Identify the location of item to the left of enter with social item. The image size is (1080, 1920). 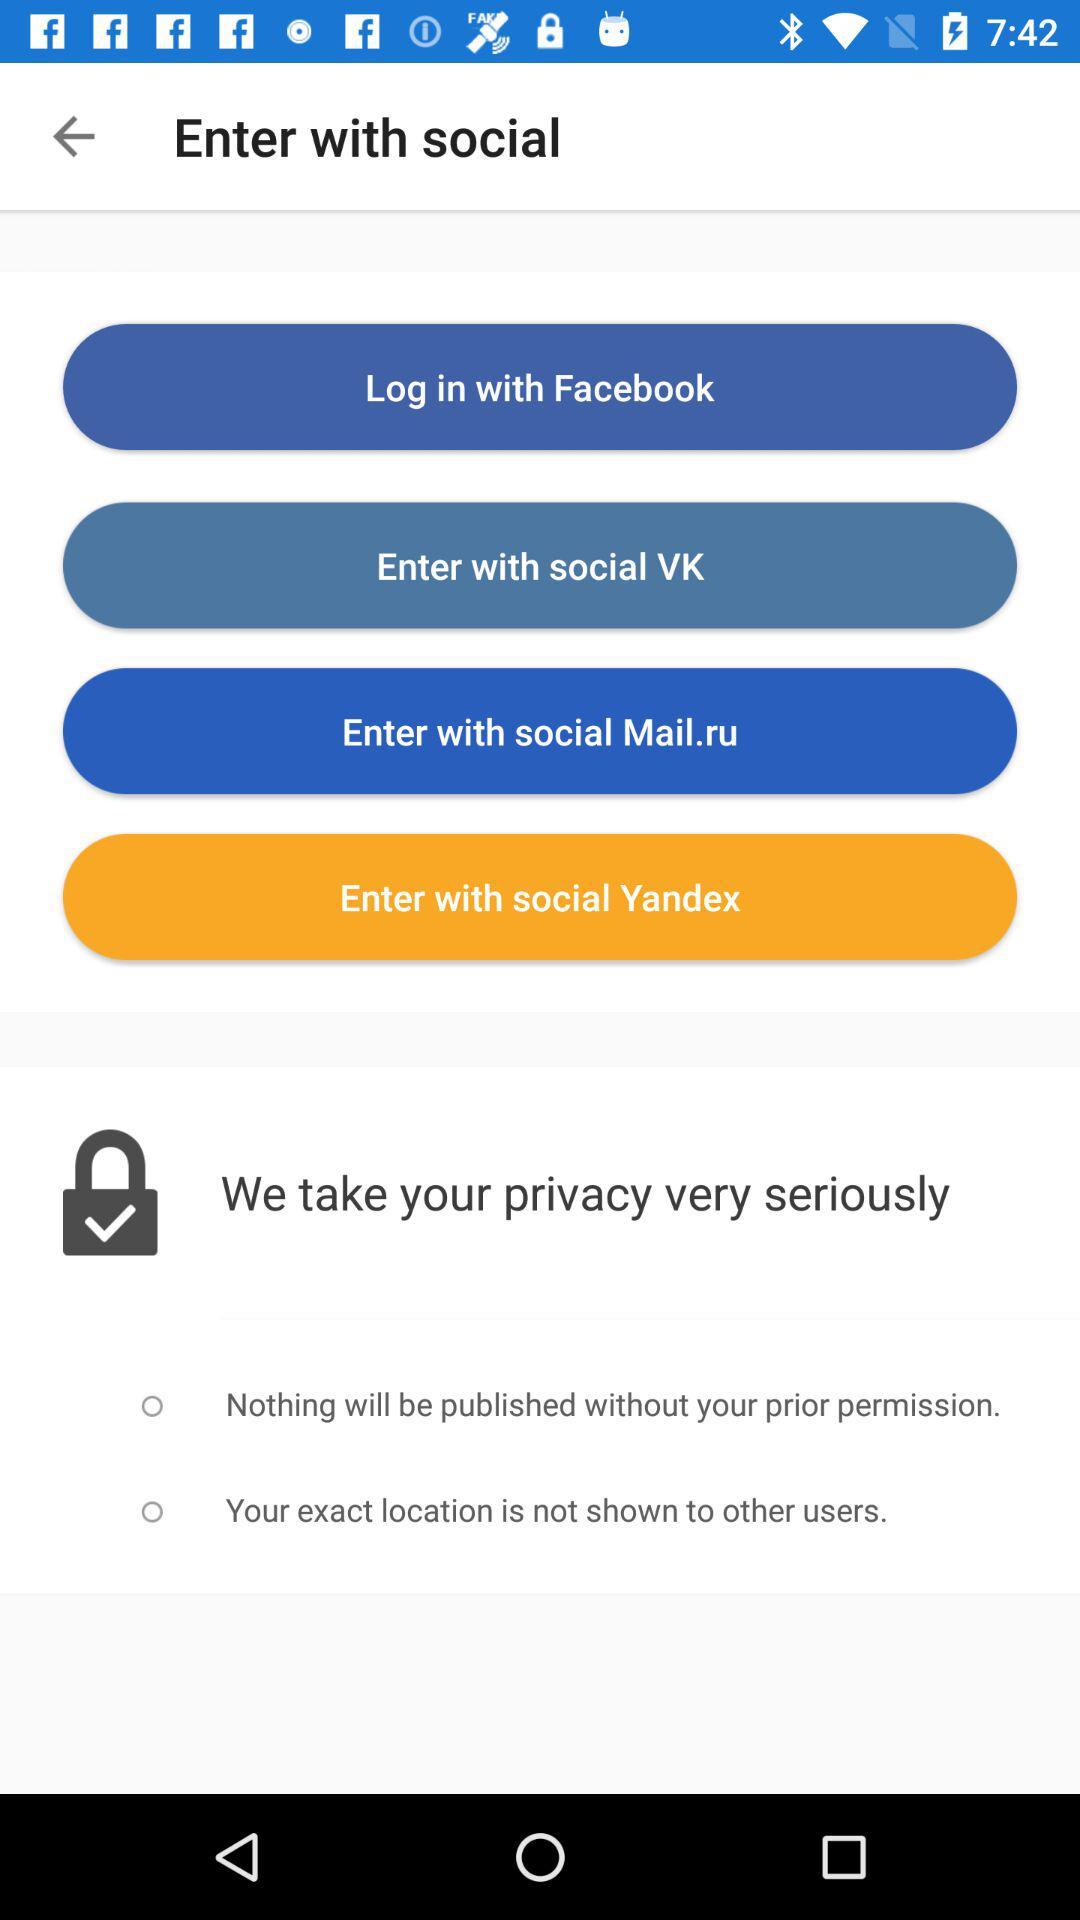
(72, 135).